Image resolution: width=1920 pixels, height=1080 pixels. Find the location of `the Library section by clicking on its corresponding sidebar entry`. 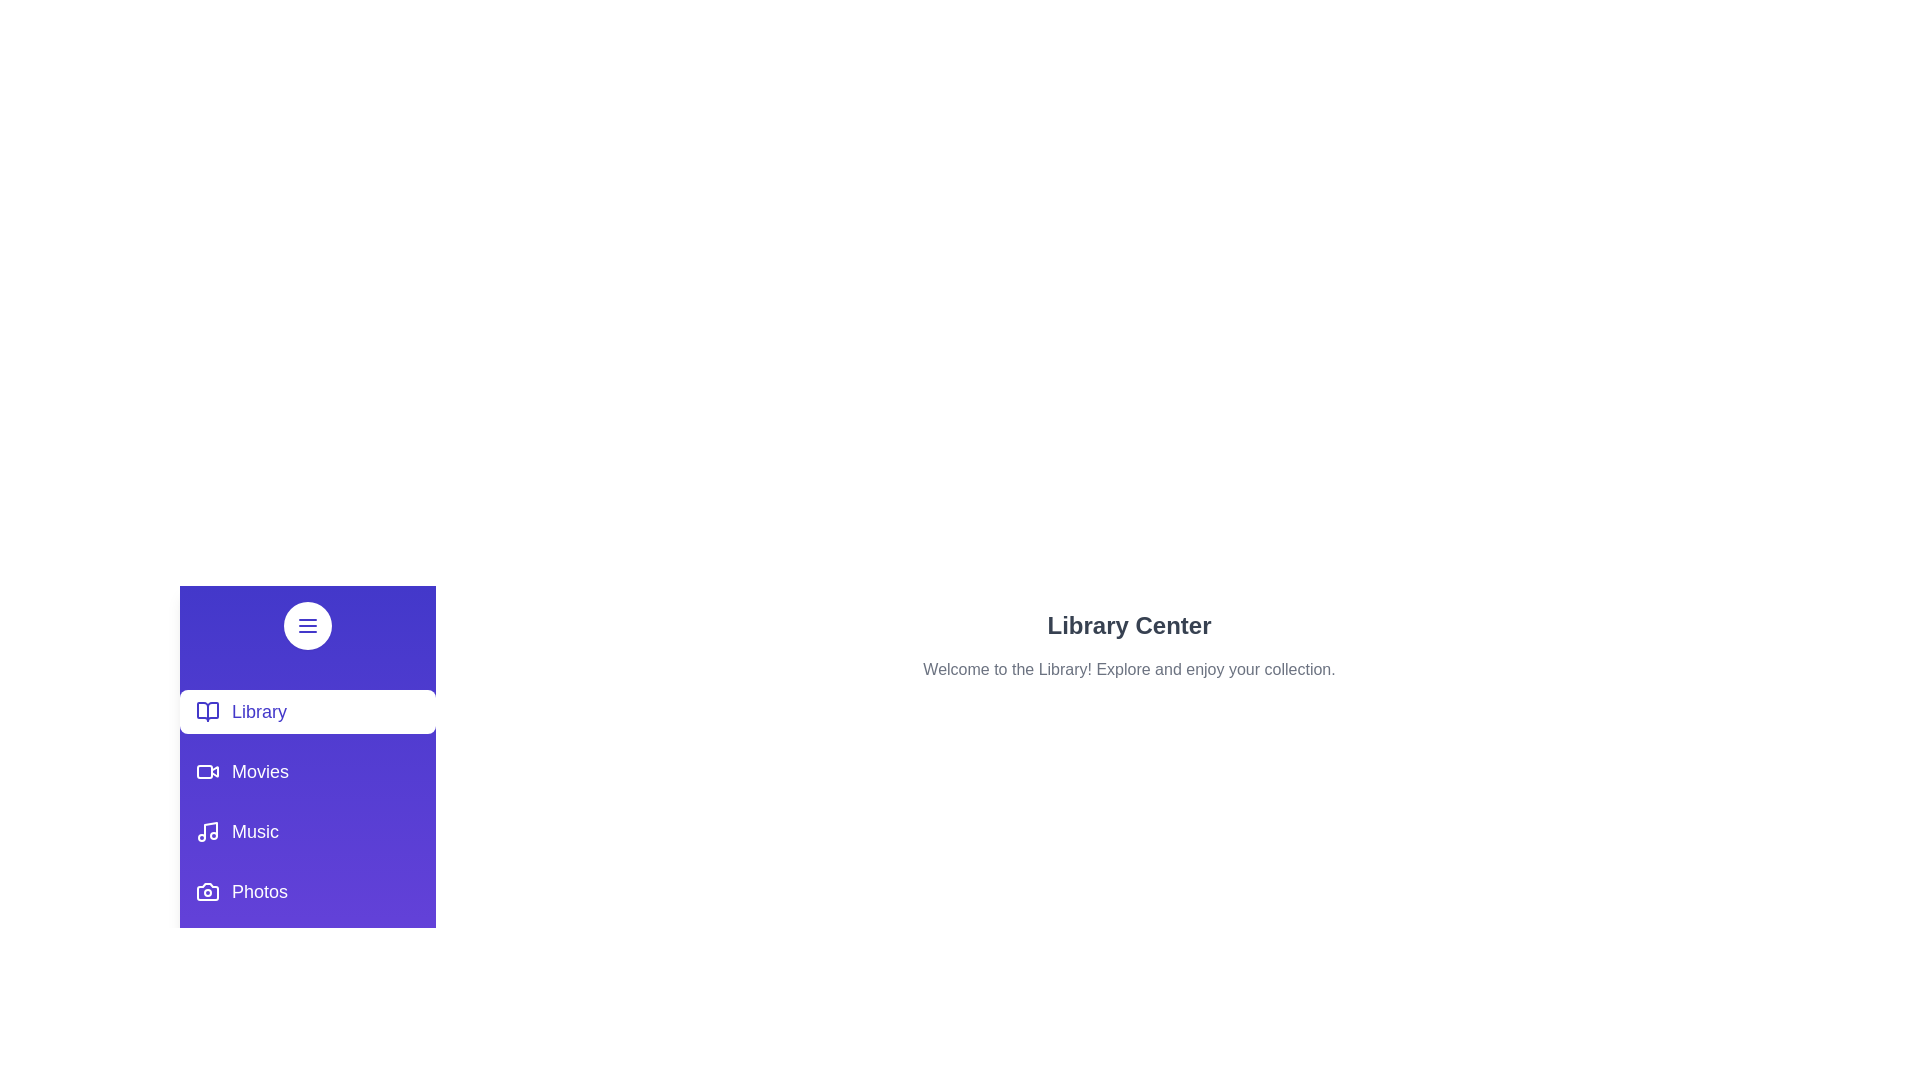

the Library section by clicking on its corresponding sidebar entry is located at coordinates (306, 711).